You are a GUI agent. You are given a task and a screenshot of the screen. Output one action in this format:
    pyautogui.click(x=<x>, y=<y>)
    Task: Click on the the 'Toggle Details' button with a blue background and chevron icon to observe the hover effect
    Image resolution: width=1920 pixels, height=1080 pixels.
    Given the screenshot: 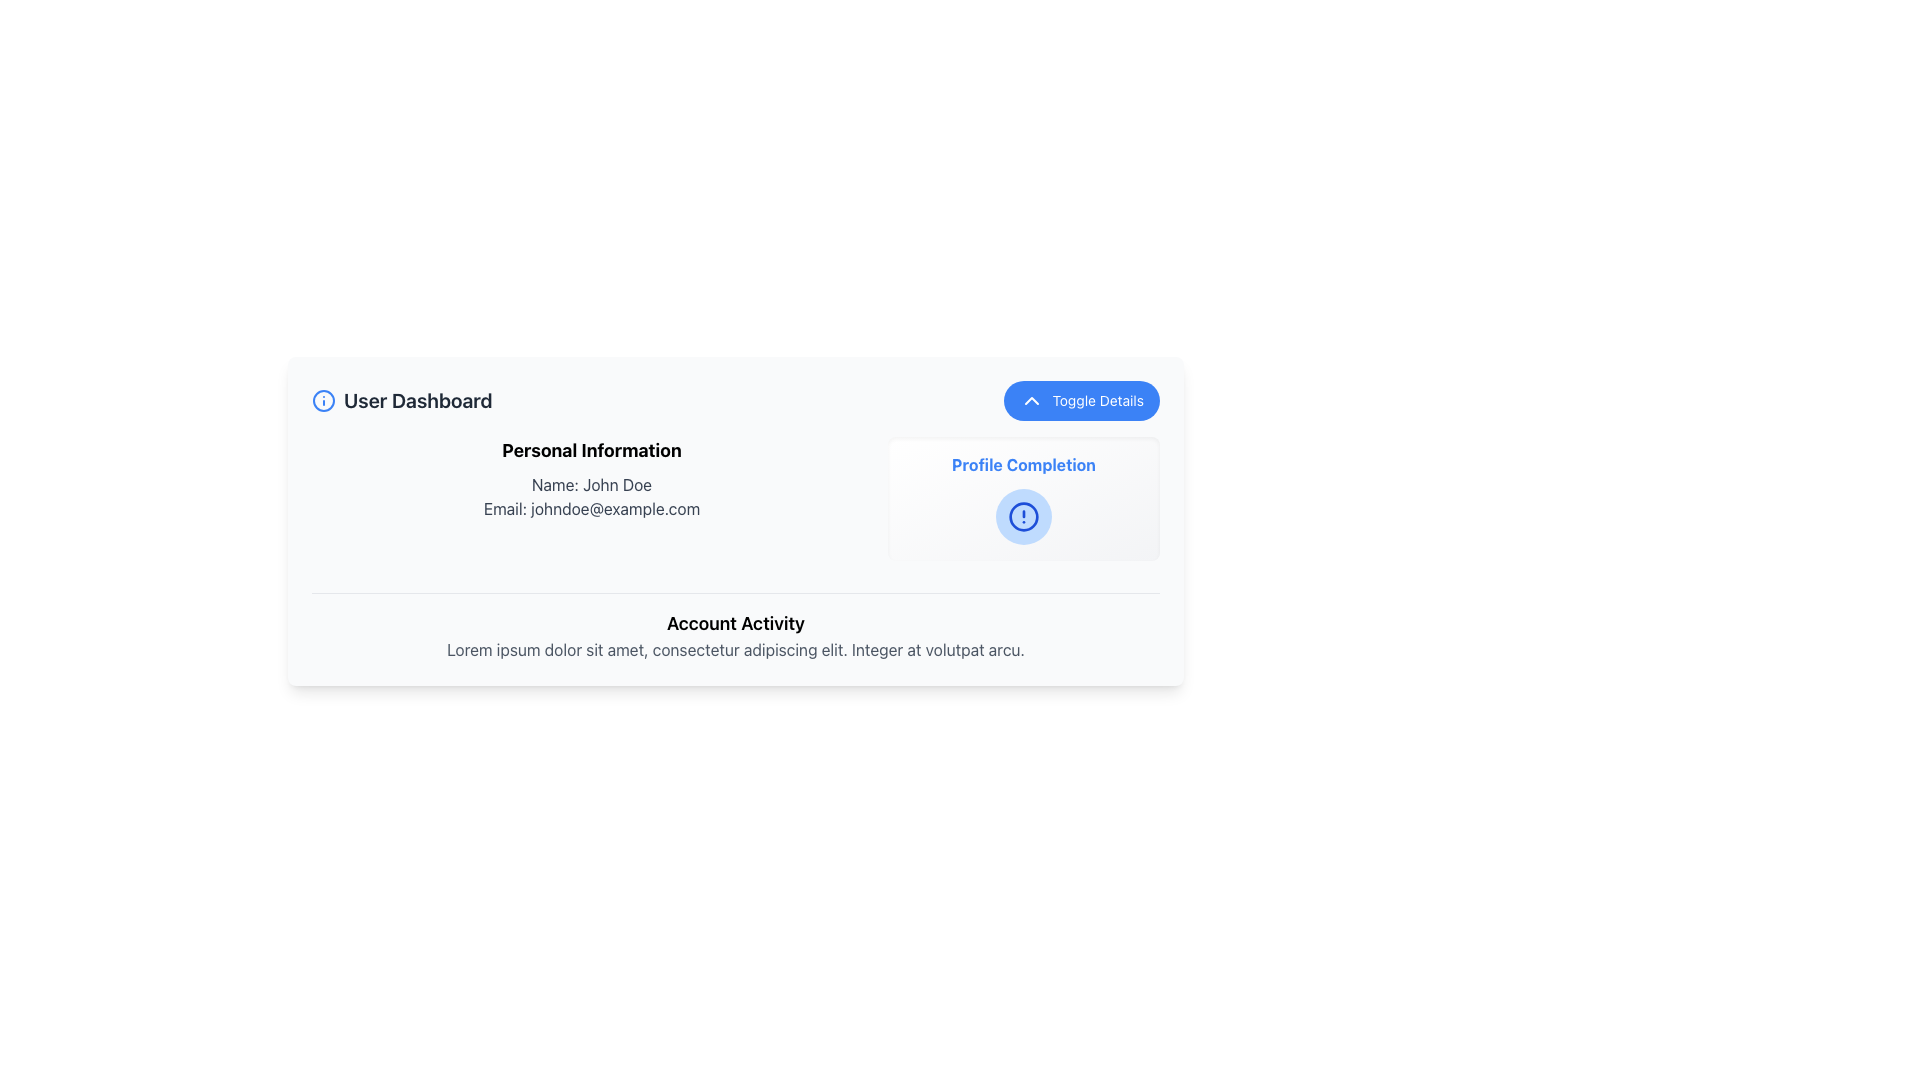 What is the action you would take?
    pyautogui.click(x=1081, y=401)
    